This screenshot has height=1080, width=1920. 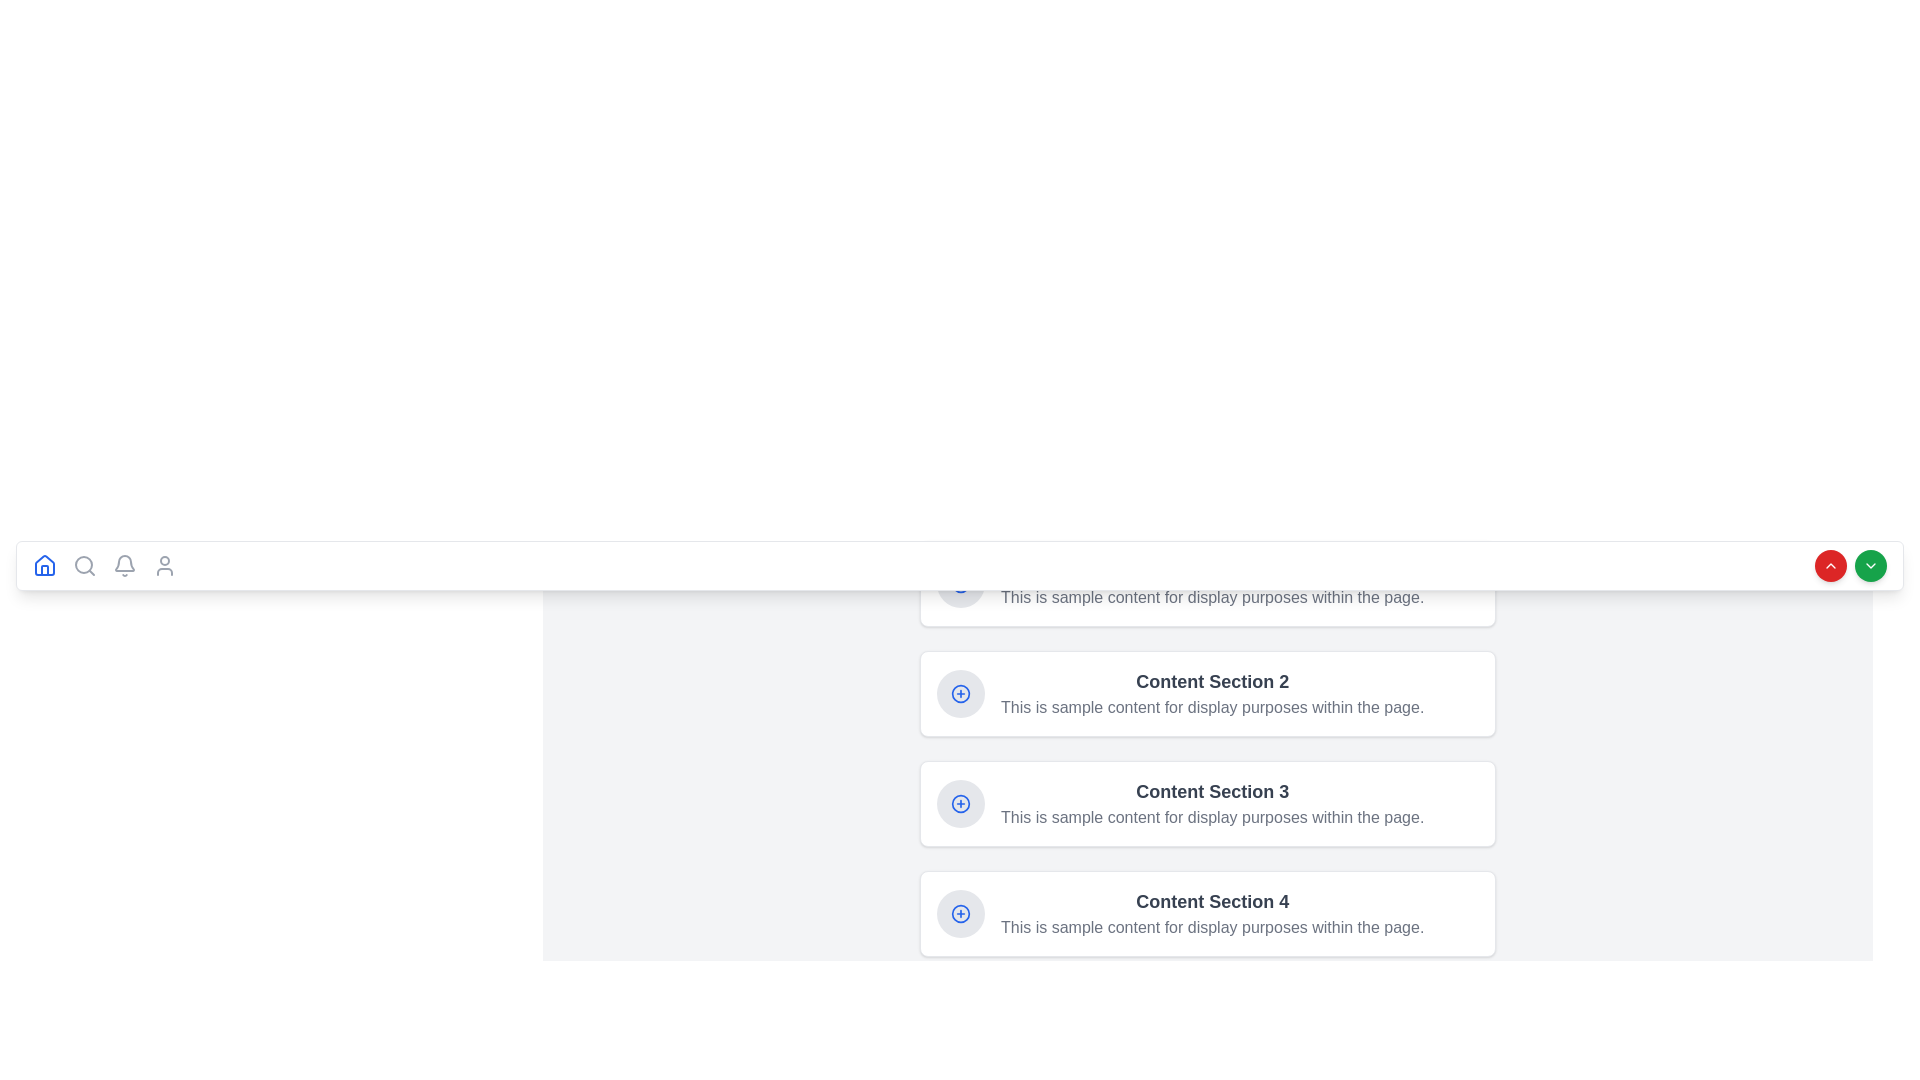 I want to click on the button located on the left side of 'Content Section 2', so click(x=960, y=693).